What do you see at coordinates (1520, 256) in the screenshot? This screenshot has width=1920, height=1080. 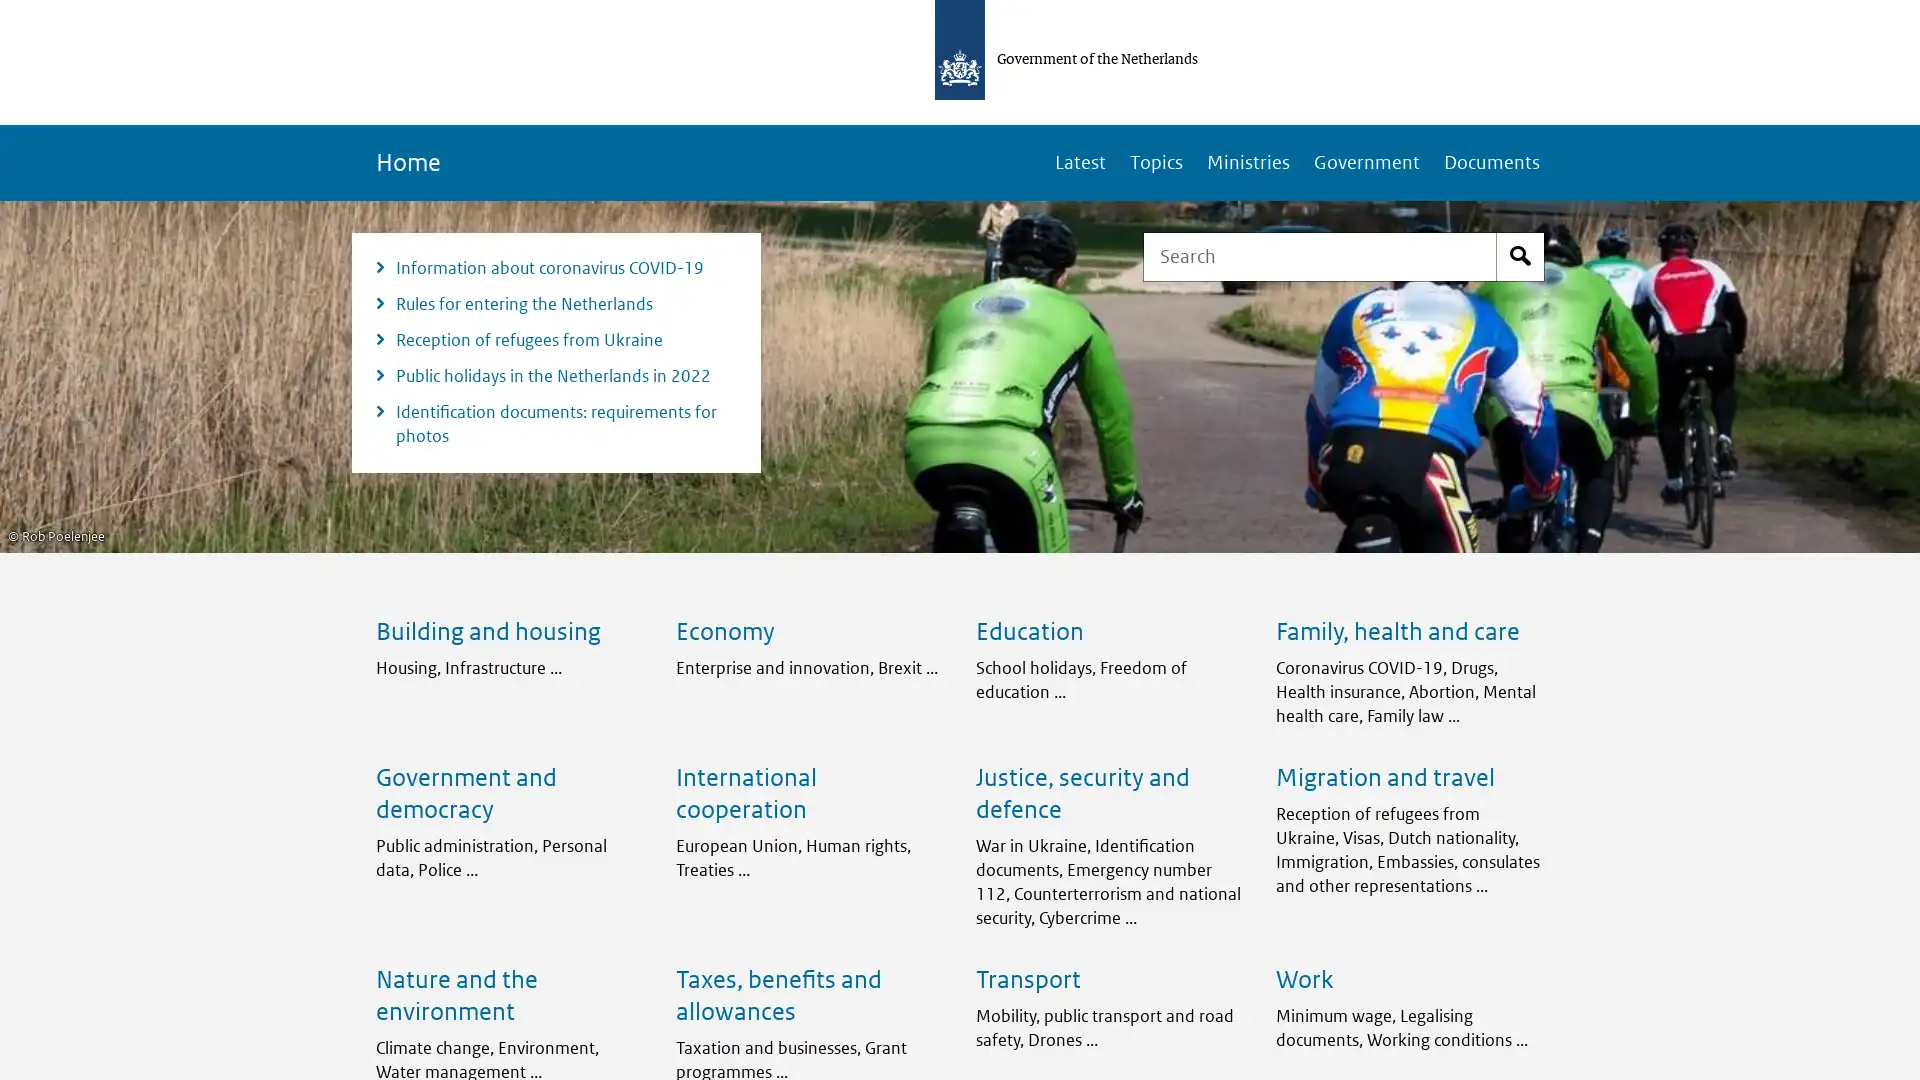 I see `Start search` at bounding box center [1520, 256].